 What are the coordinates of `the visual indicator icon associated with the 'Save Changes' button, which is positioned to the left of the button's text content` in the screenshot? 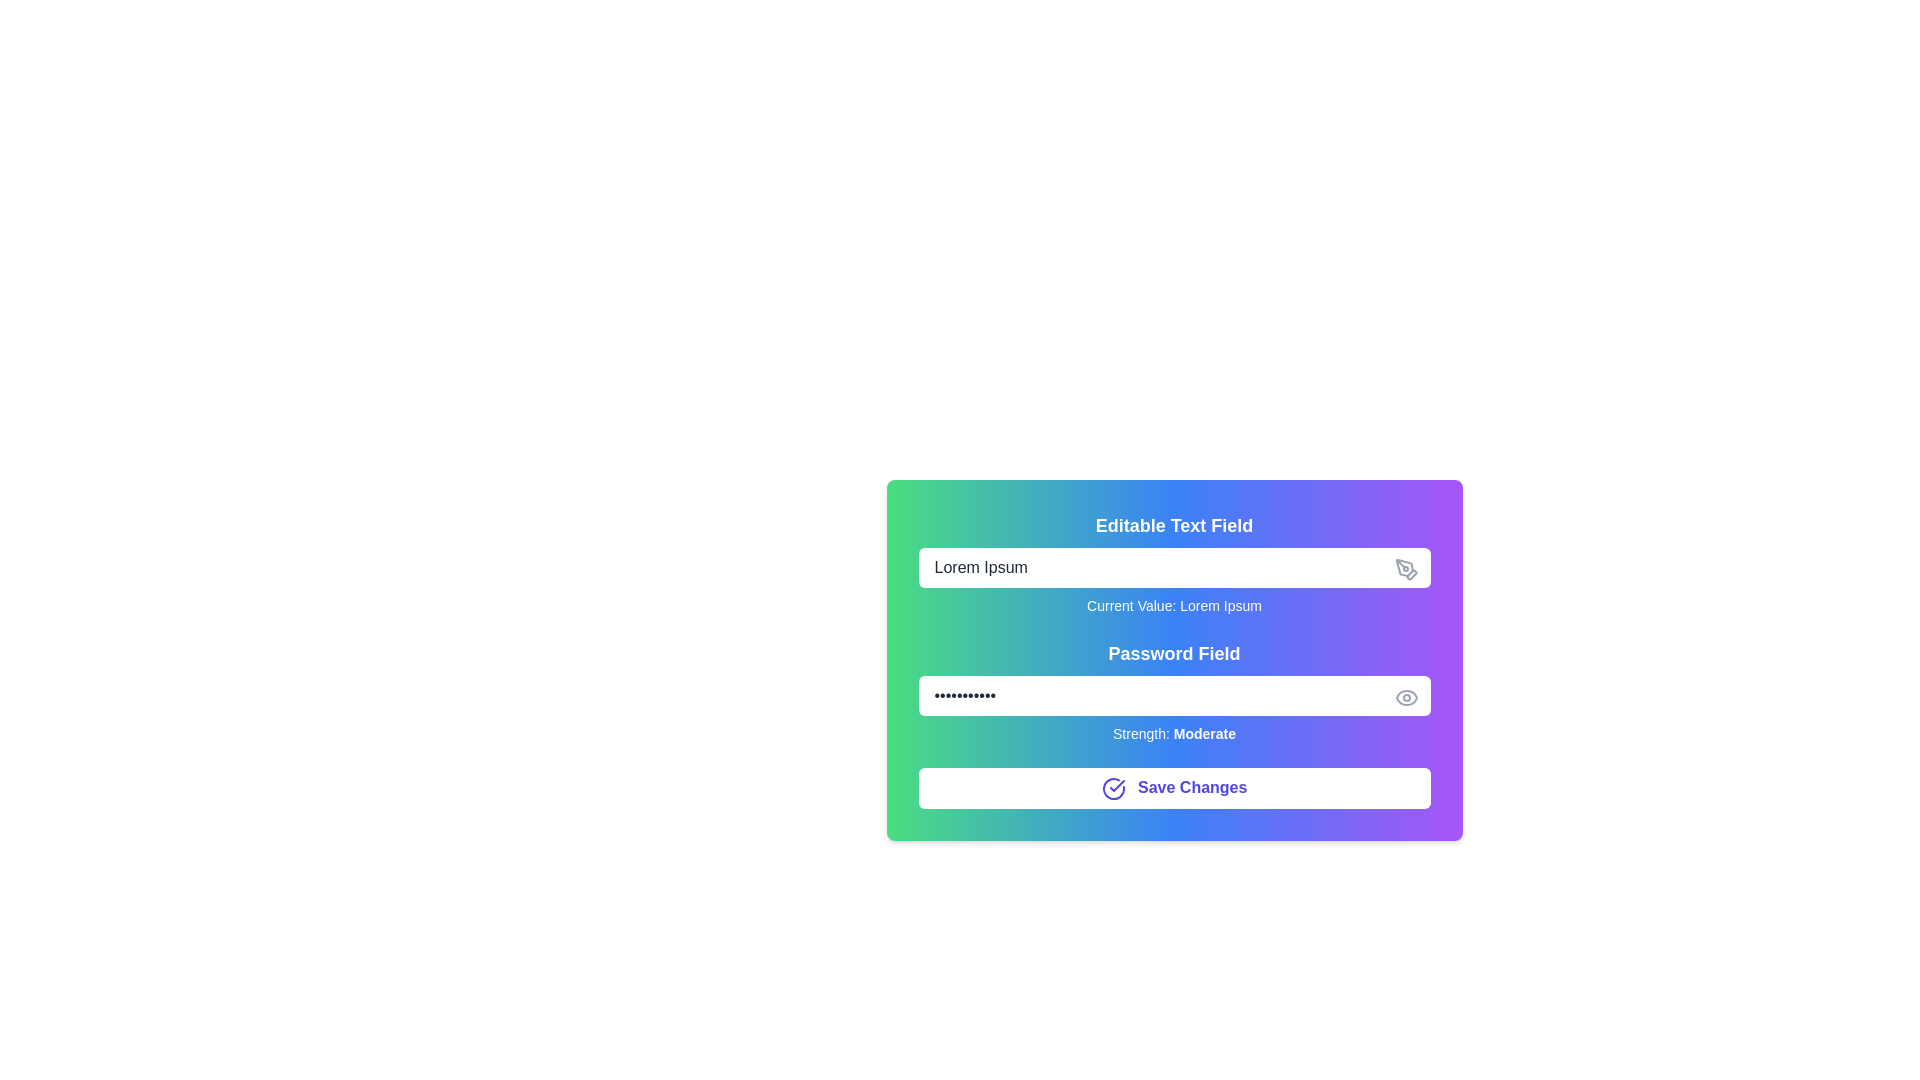 It's located at (1112, 787).